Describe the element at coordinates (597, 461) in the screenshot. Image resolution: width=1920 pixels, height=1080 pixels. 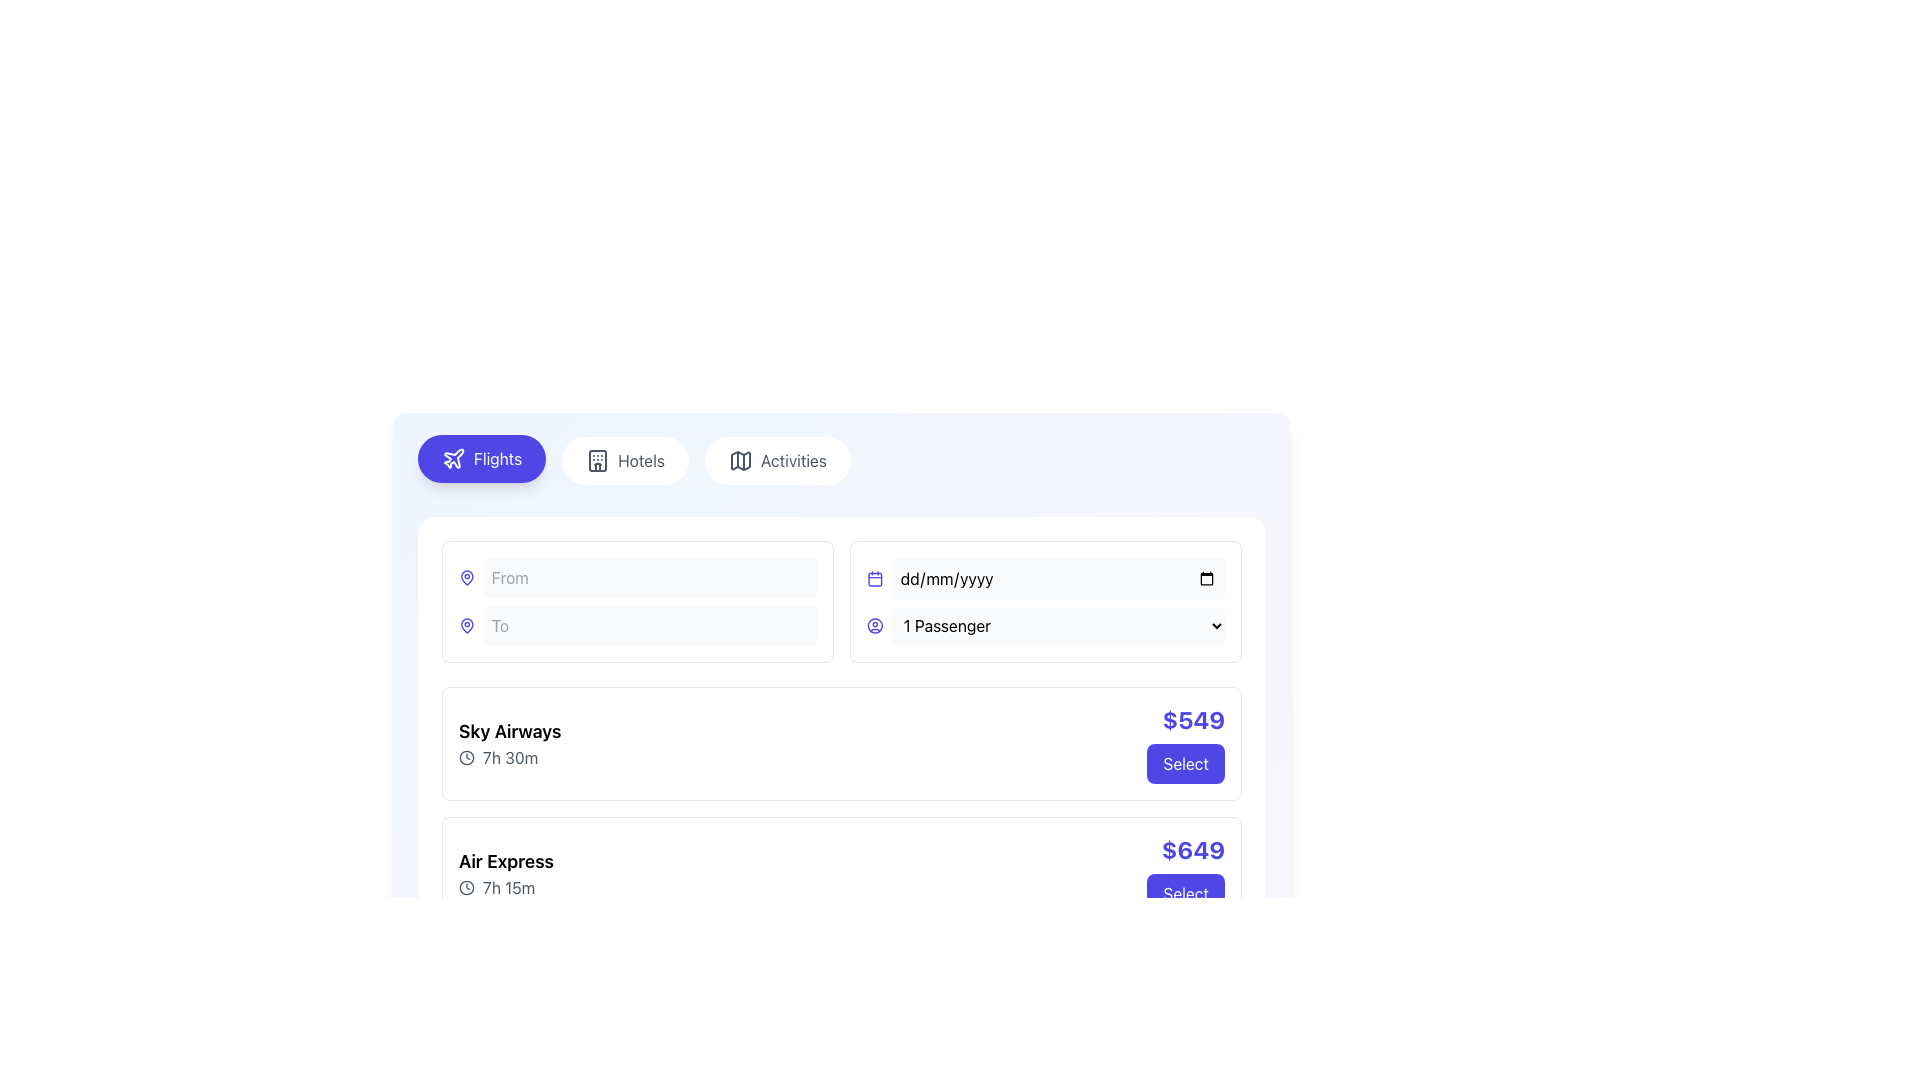
I see `the small hotel building icon located within the 'Hotels' button, positioned on the left side of the button text` at that location.